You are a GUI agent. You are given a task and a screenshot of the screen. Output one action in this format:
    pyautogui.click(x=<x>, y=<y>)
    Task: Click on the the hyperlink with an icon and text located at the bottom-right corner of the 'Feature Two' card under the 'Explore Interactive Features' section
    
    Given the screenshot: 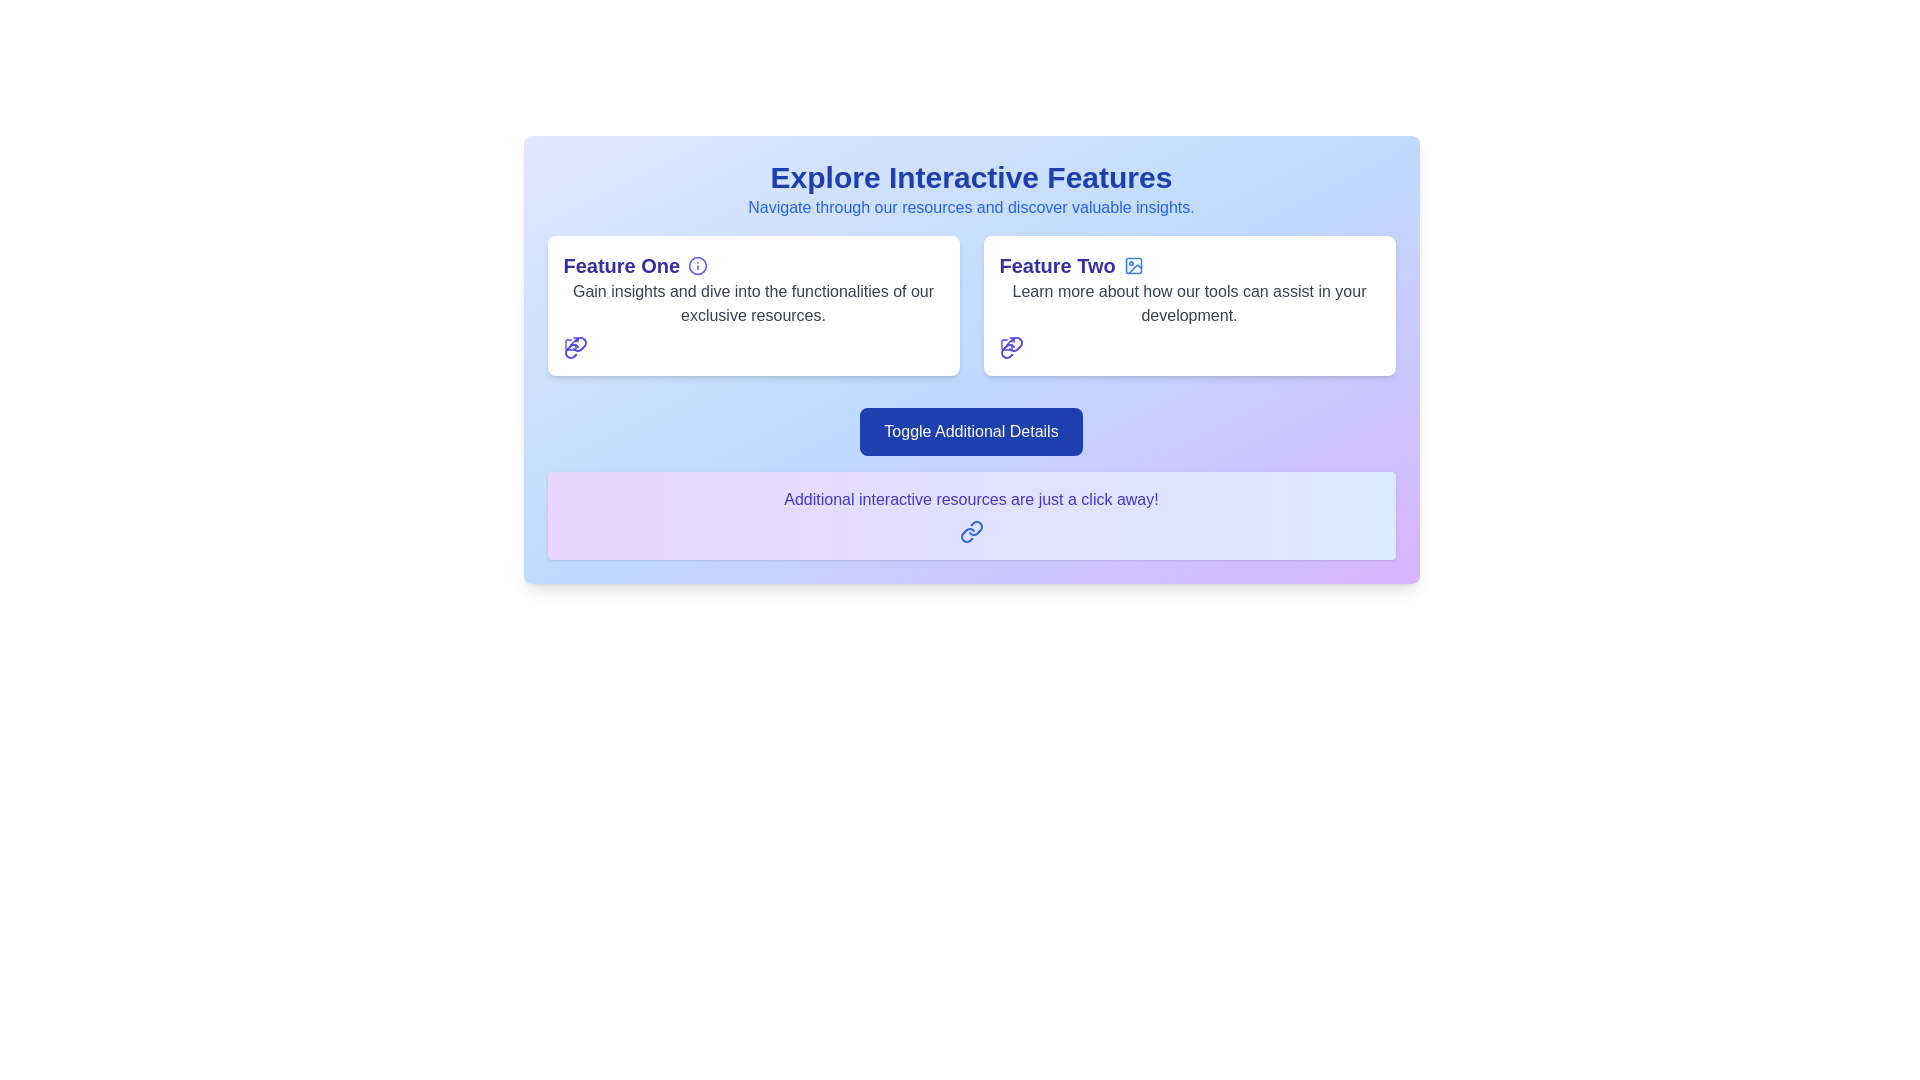 What is the action you would take?
    pyautogui.click(x=1011, y=346)
    